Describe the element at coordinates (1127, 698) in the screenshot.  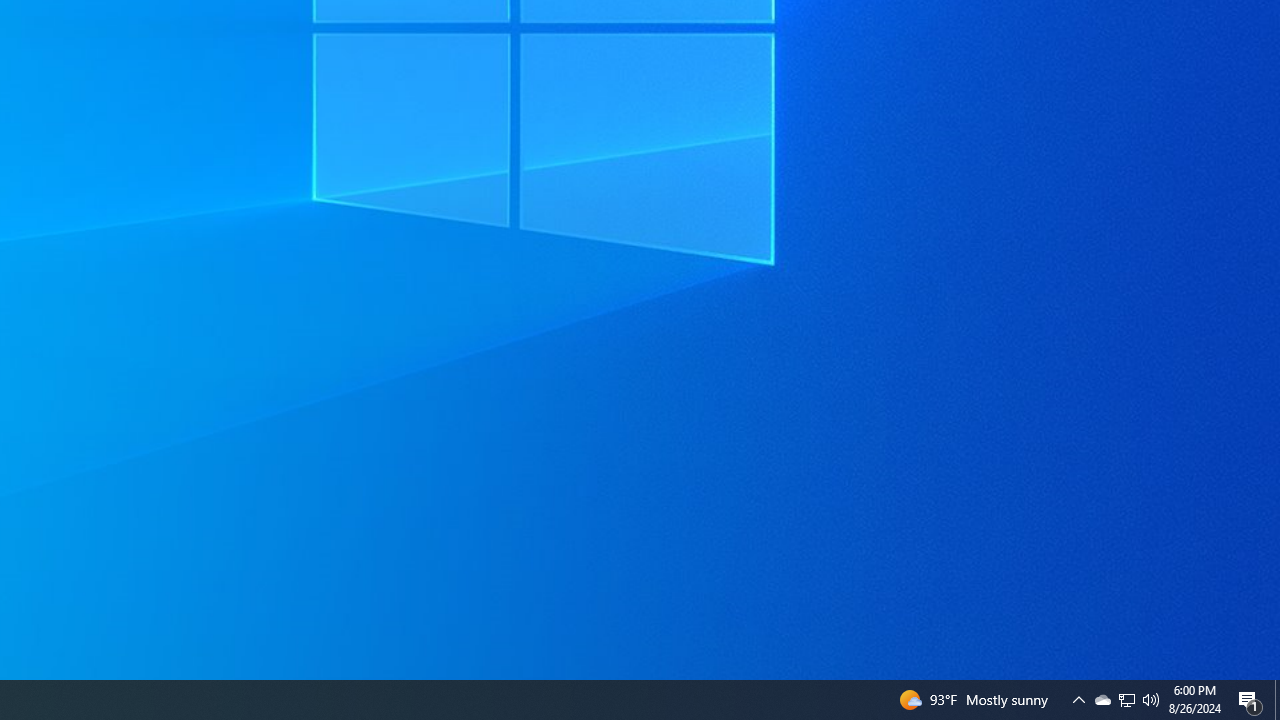
I see `'User Promoted Notification Area'` at that location.